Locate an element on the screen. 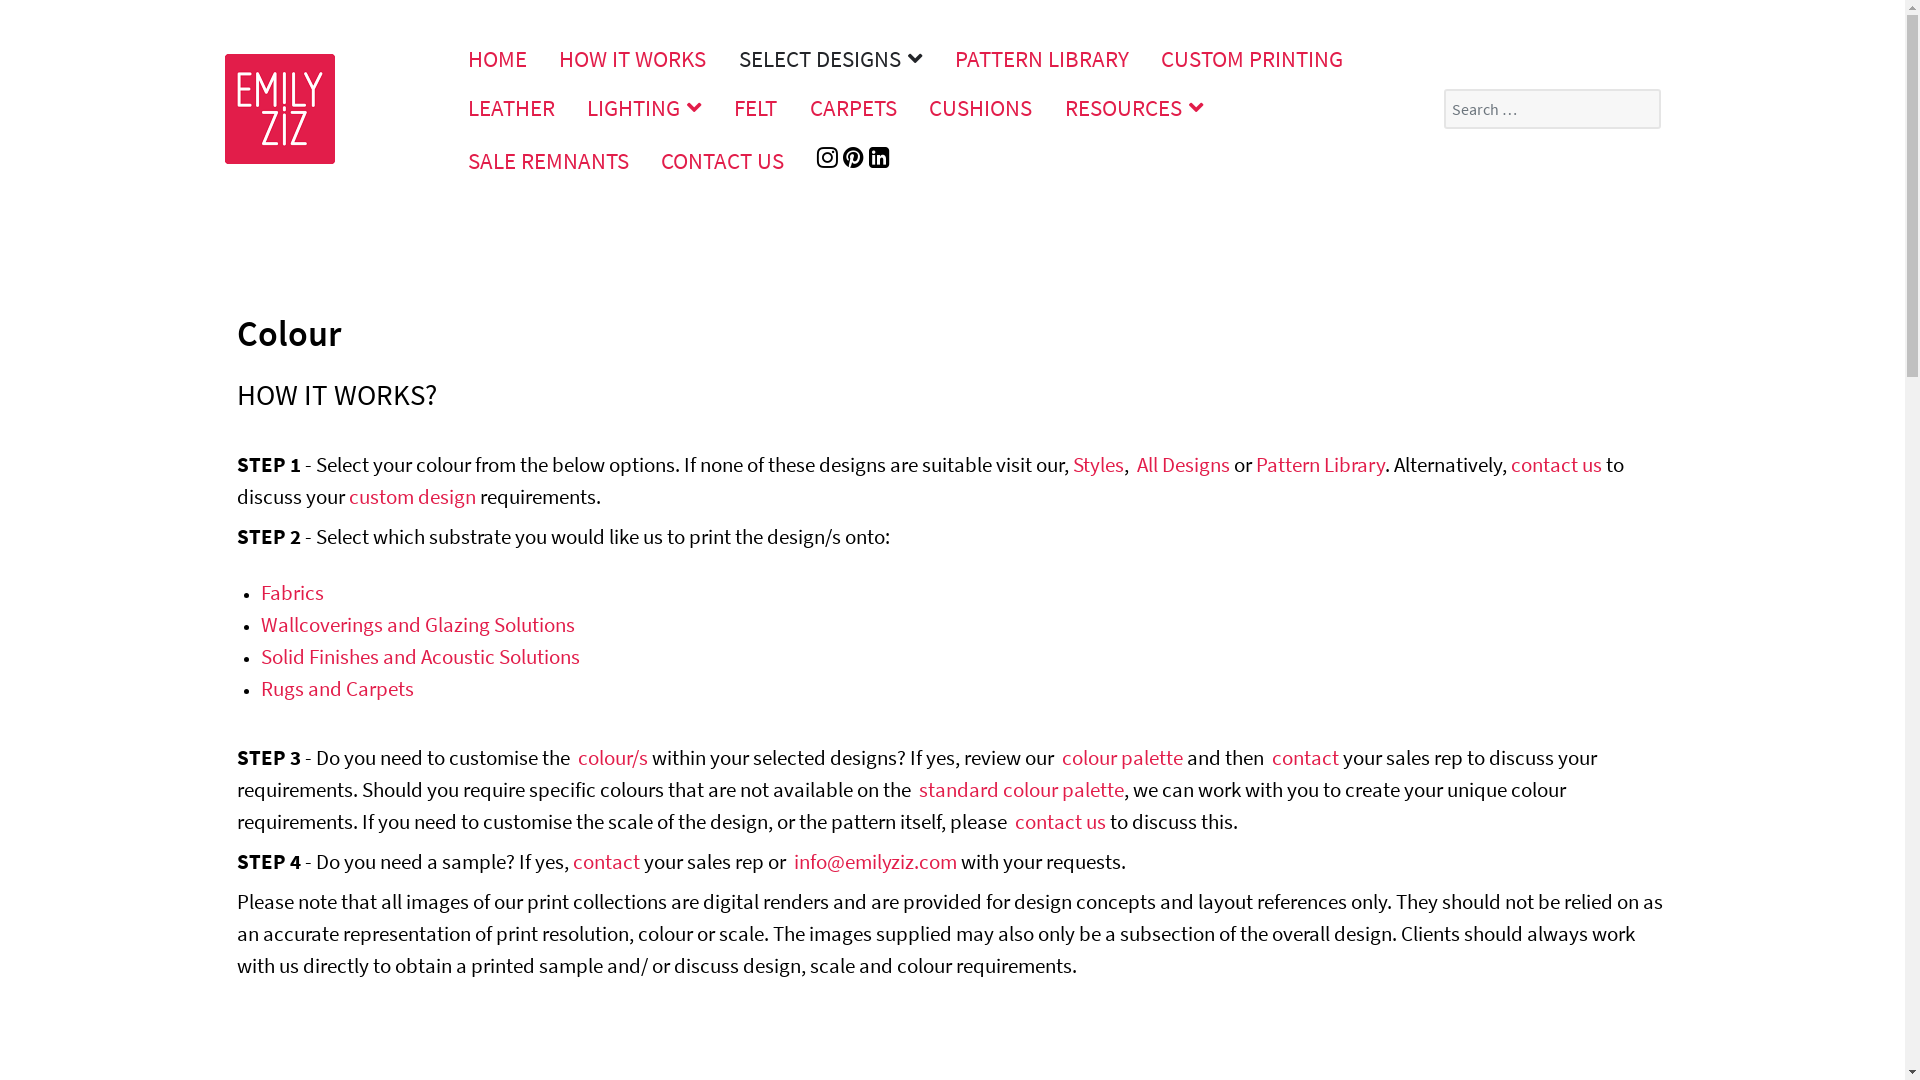  'All Designs' is located at coordinates (1182, 464).